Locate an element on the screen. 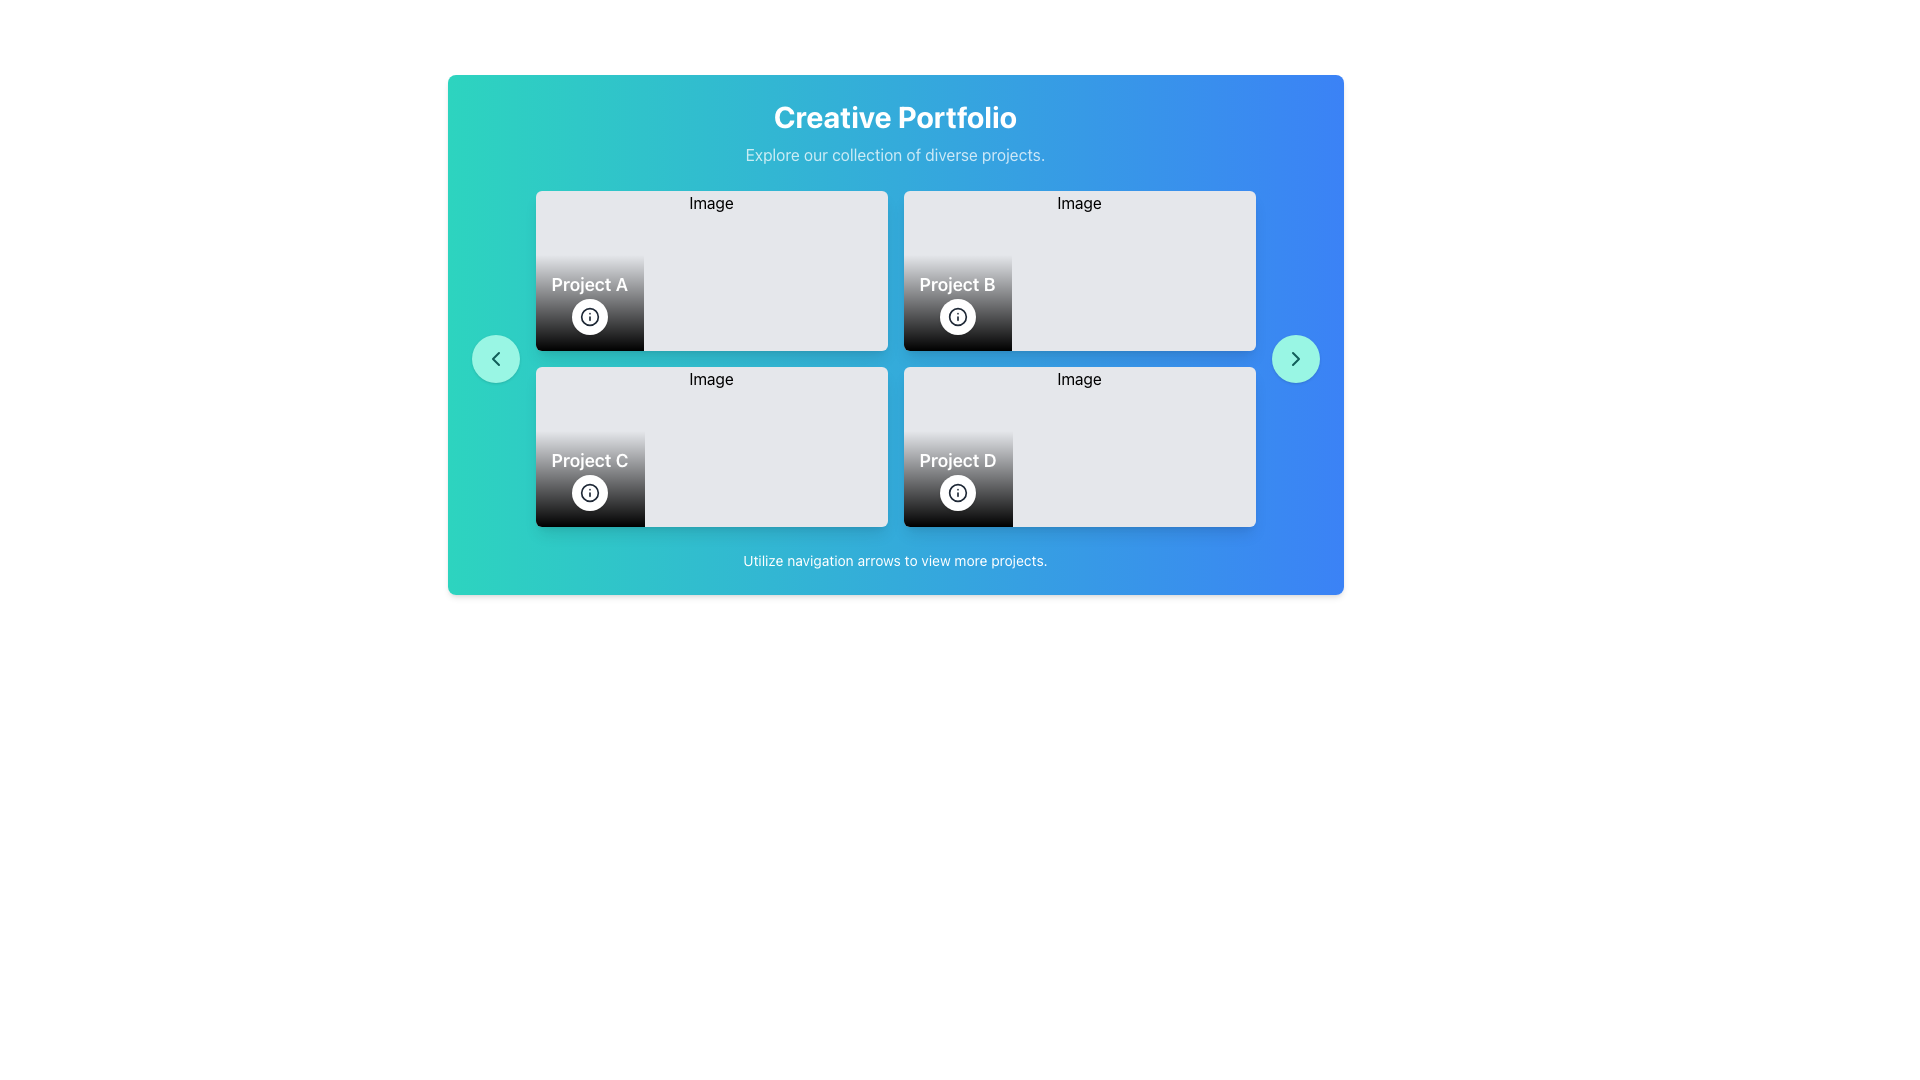 The height and width of the screenshot is (1080, 1920). the text element that contains the message 'Utilize navigation arrows is located at coordinates (894, 560).